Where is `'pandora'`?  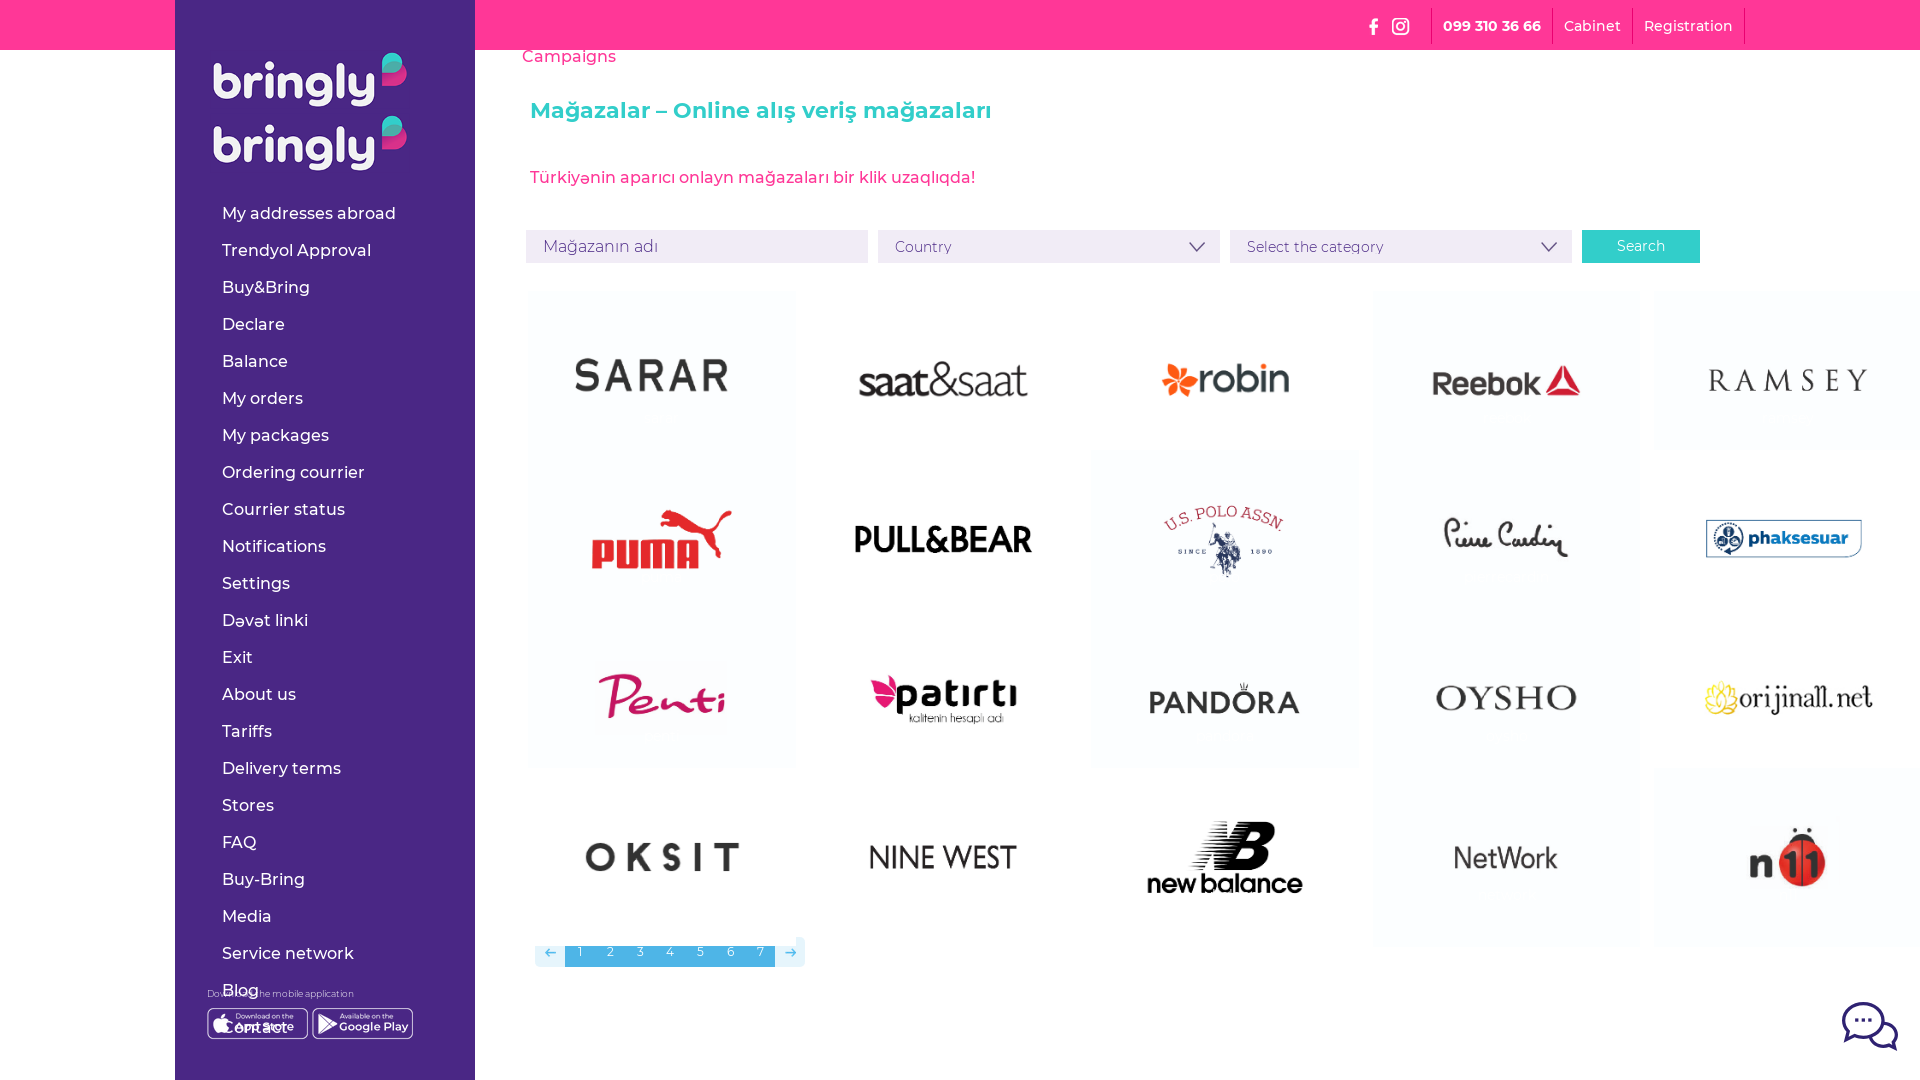
'pandora' is located at coordinates (1223, 736).